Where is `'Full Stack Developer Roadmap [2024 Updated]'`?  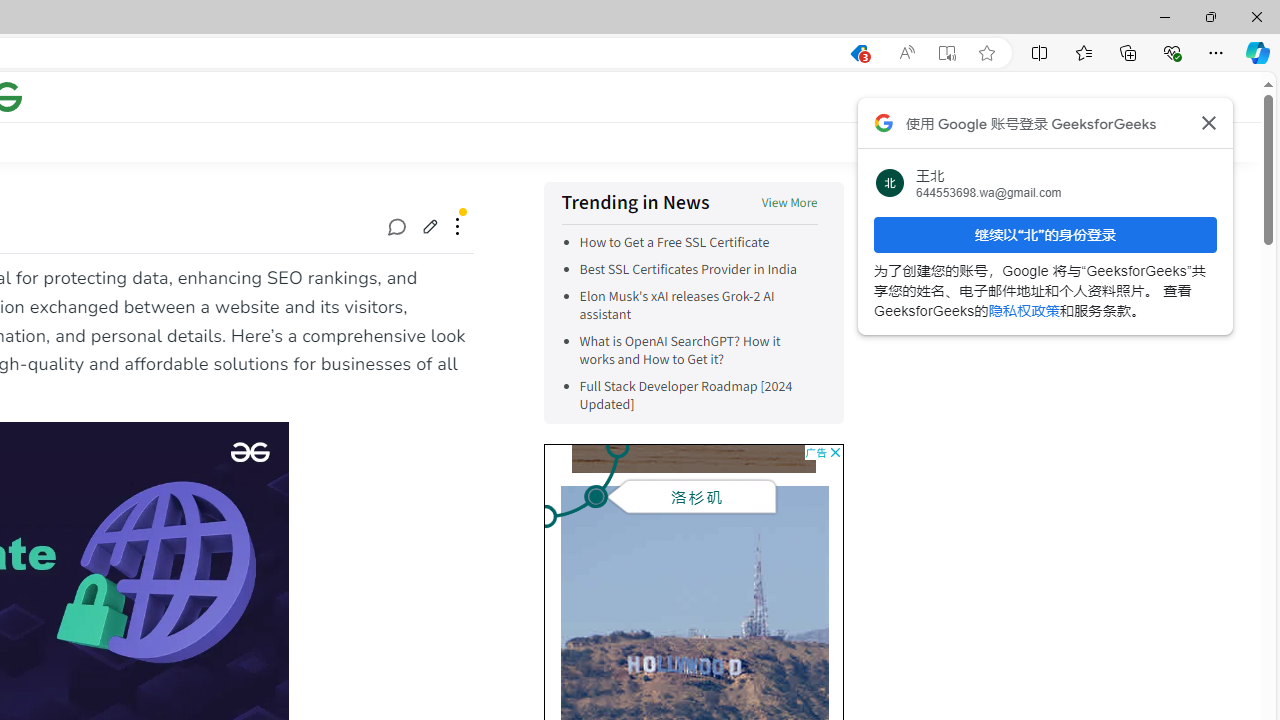 'Full Stack Developer Roadmap [2024 Updated]' is located at coordinates (698, 396).